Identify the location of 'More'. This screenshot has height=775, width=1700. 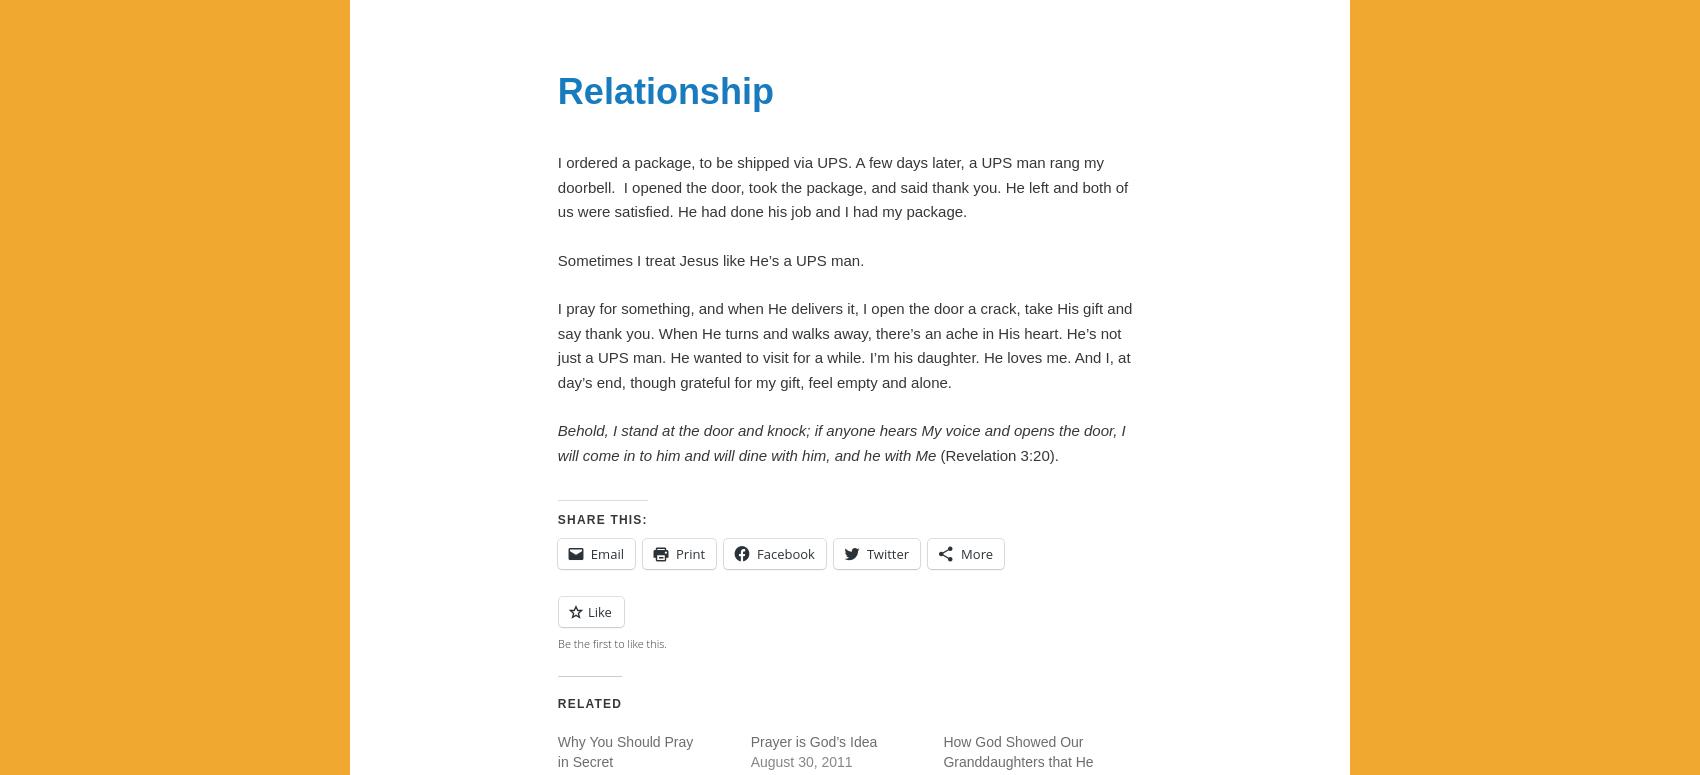
(975, 553).